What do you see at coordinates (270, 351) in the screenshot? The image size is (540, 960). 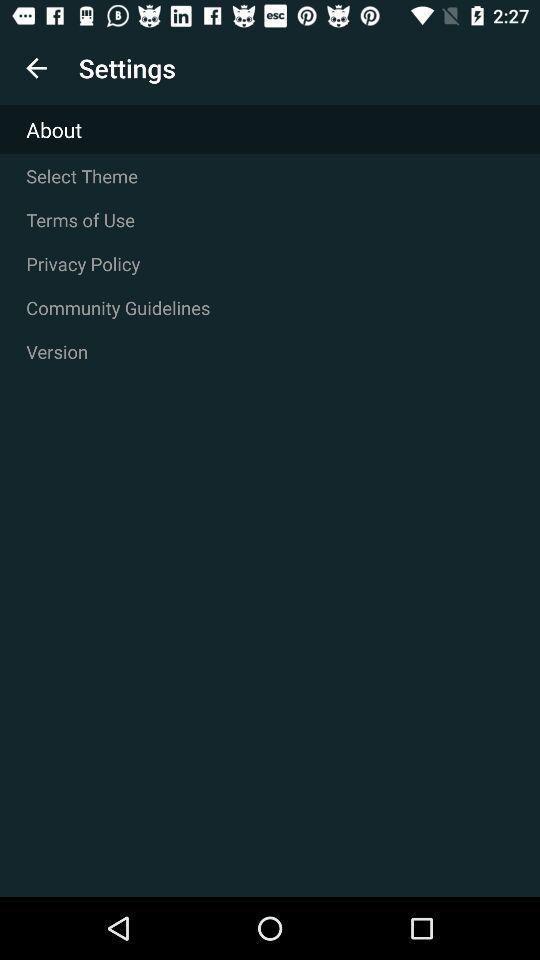 I see `the icon below community guidelines icon` at bounding box center [270, 351].